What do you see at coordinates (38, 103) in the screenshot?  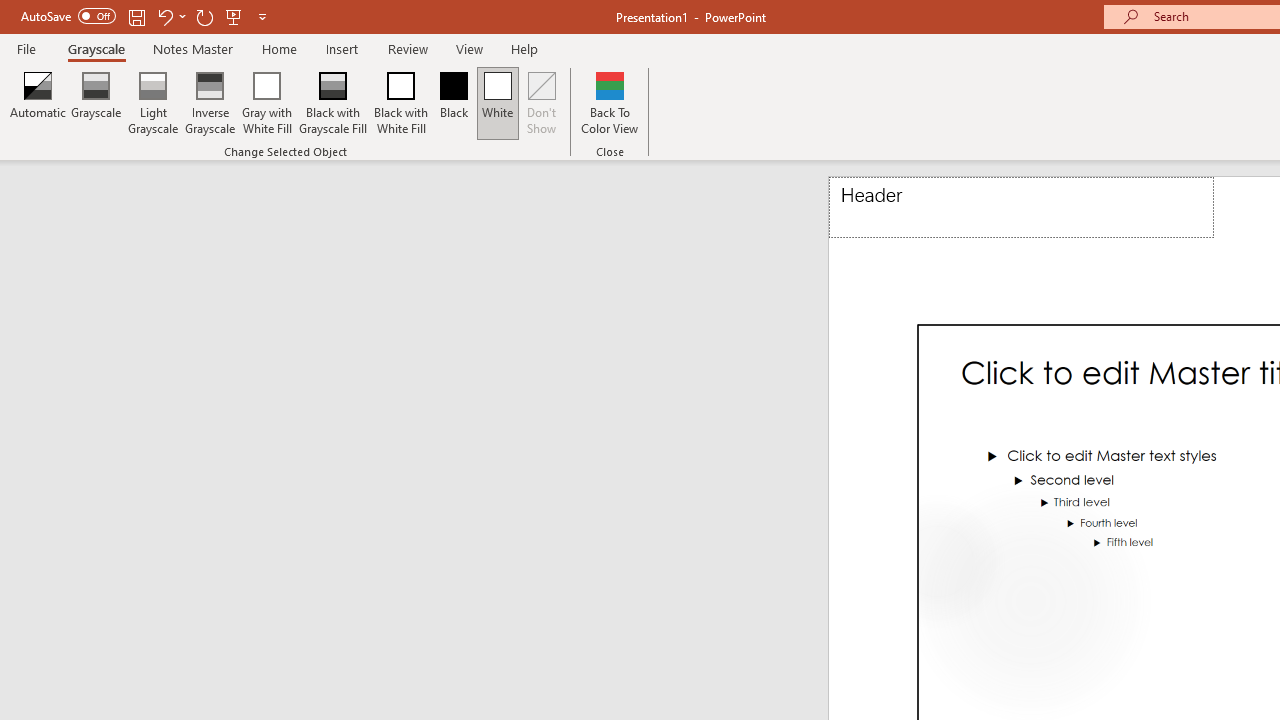 I see `'Automatic'` at bounding box center [38, 103].